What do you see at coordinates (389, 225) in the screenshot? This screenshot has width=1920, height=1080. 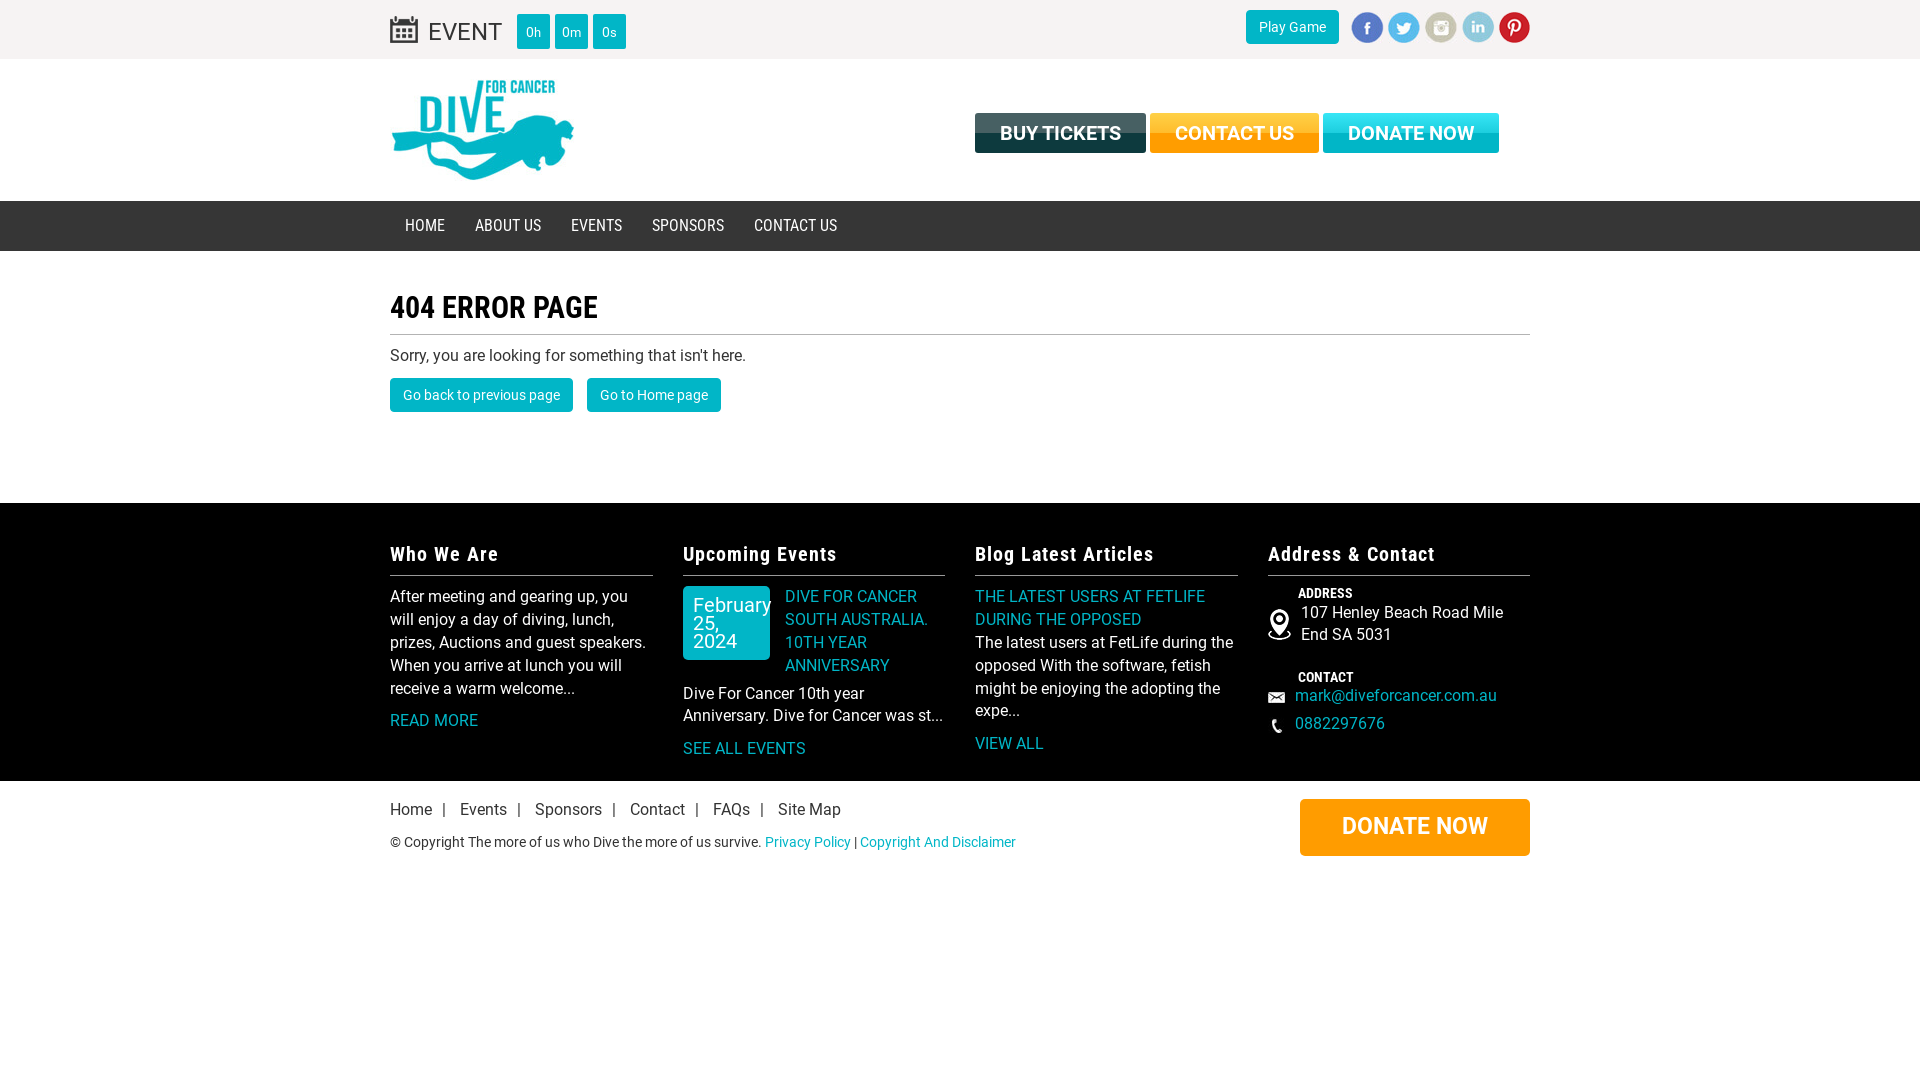 I see `'HOME'` at bounding box center [389, 225].